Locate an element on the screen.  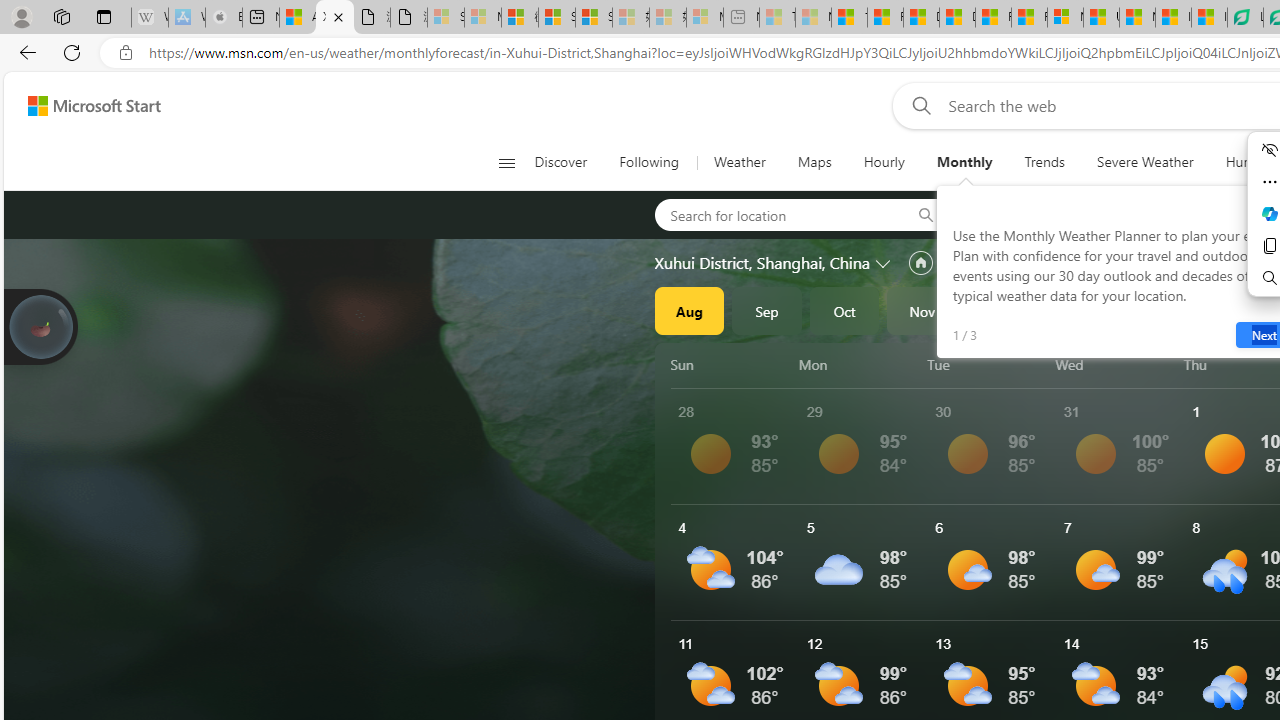
'Nov' is located at coordinates (921, 311).